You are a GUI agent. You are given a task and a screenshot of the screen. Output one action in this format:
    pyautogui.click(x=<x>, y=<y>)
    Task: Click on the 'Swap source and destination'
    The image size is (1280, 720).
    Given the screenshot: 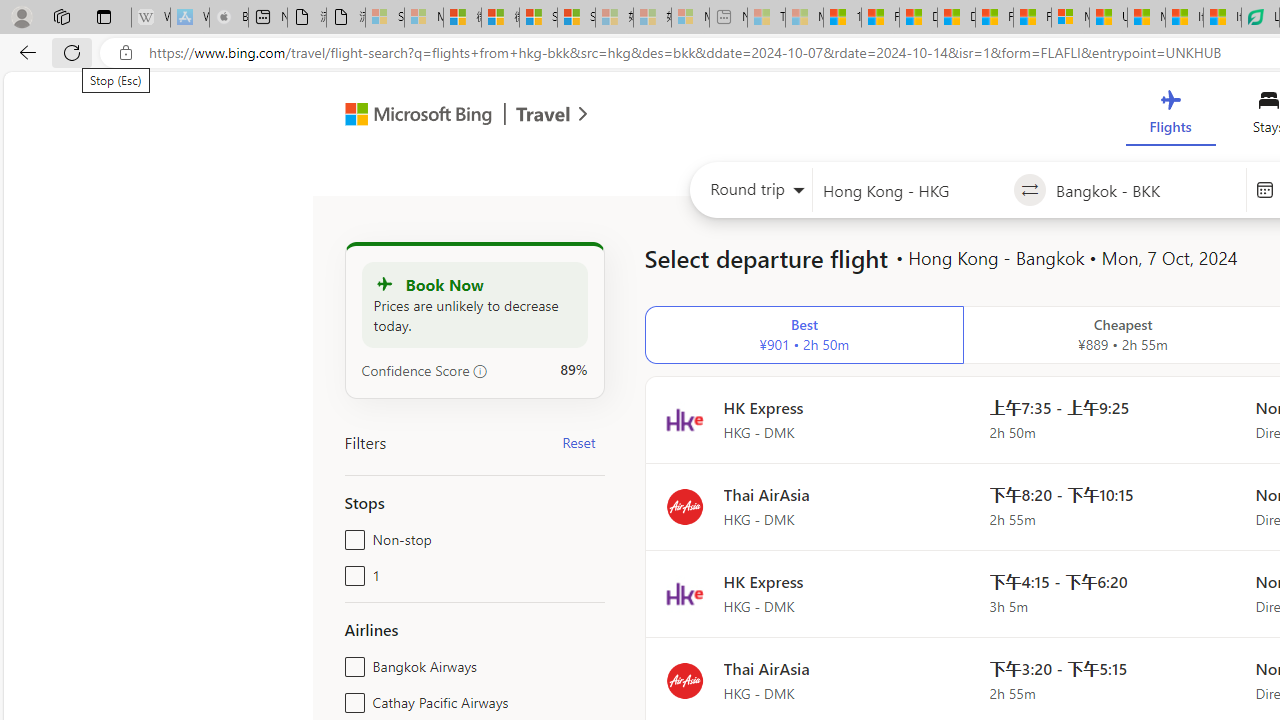 What is the action you would take?
    pyautogui.click(x=1029, y=190)
    